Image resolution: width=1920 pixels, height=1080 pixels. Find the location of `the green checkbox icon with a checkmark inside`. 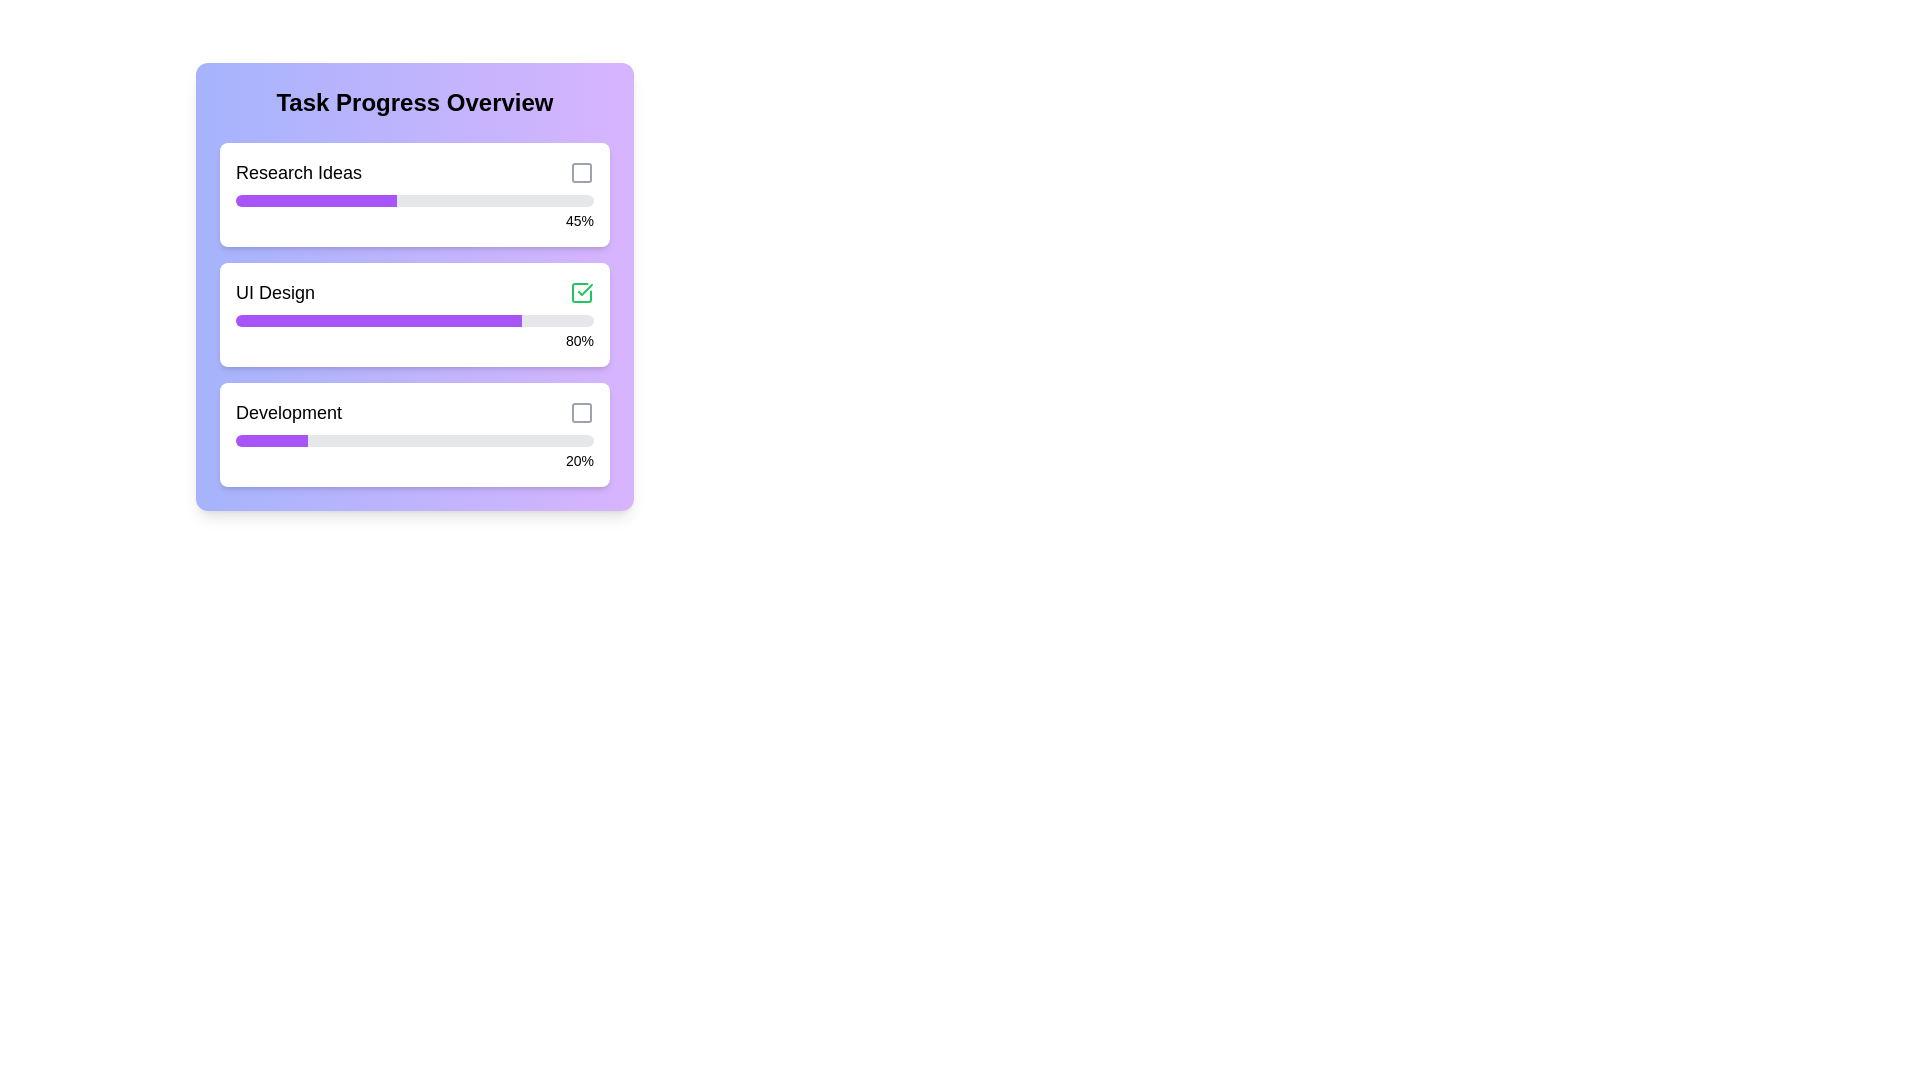

the green checkbox icon with a checkmark inside is located at coordinates (580, 293).